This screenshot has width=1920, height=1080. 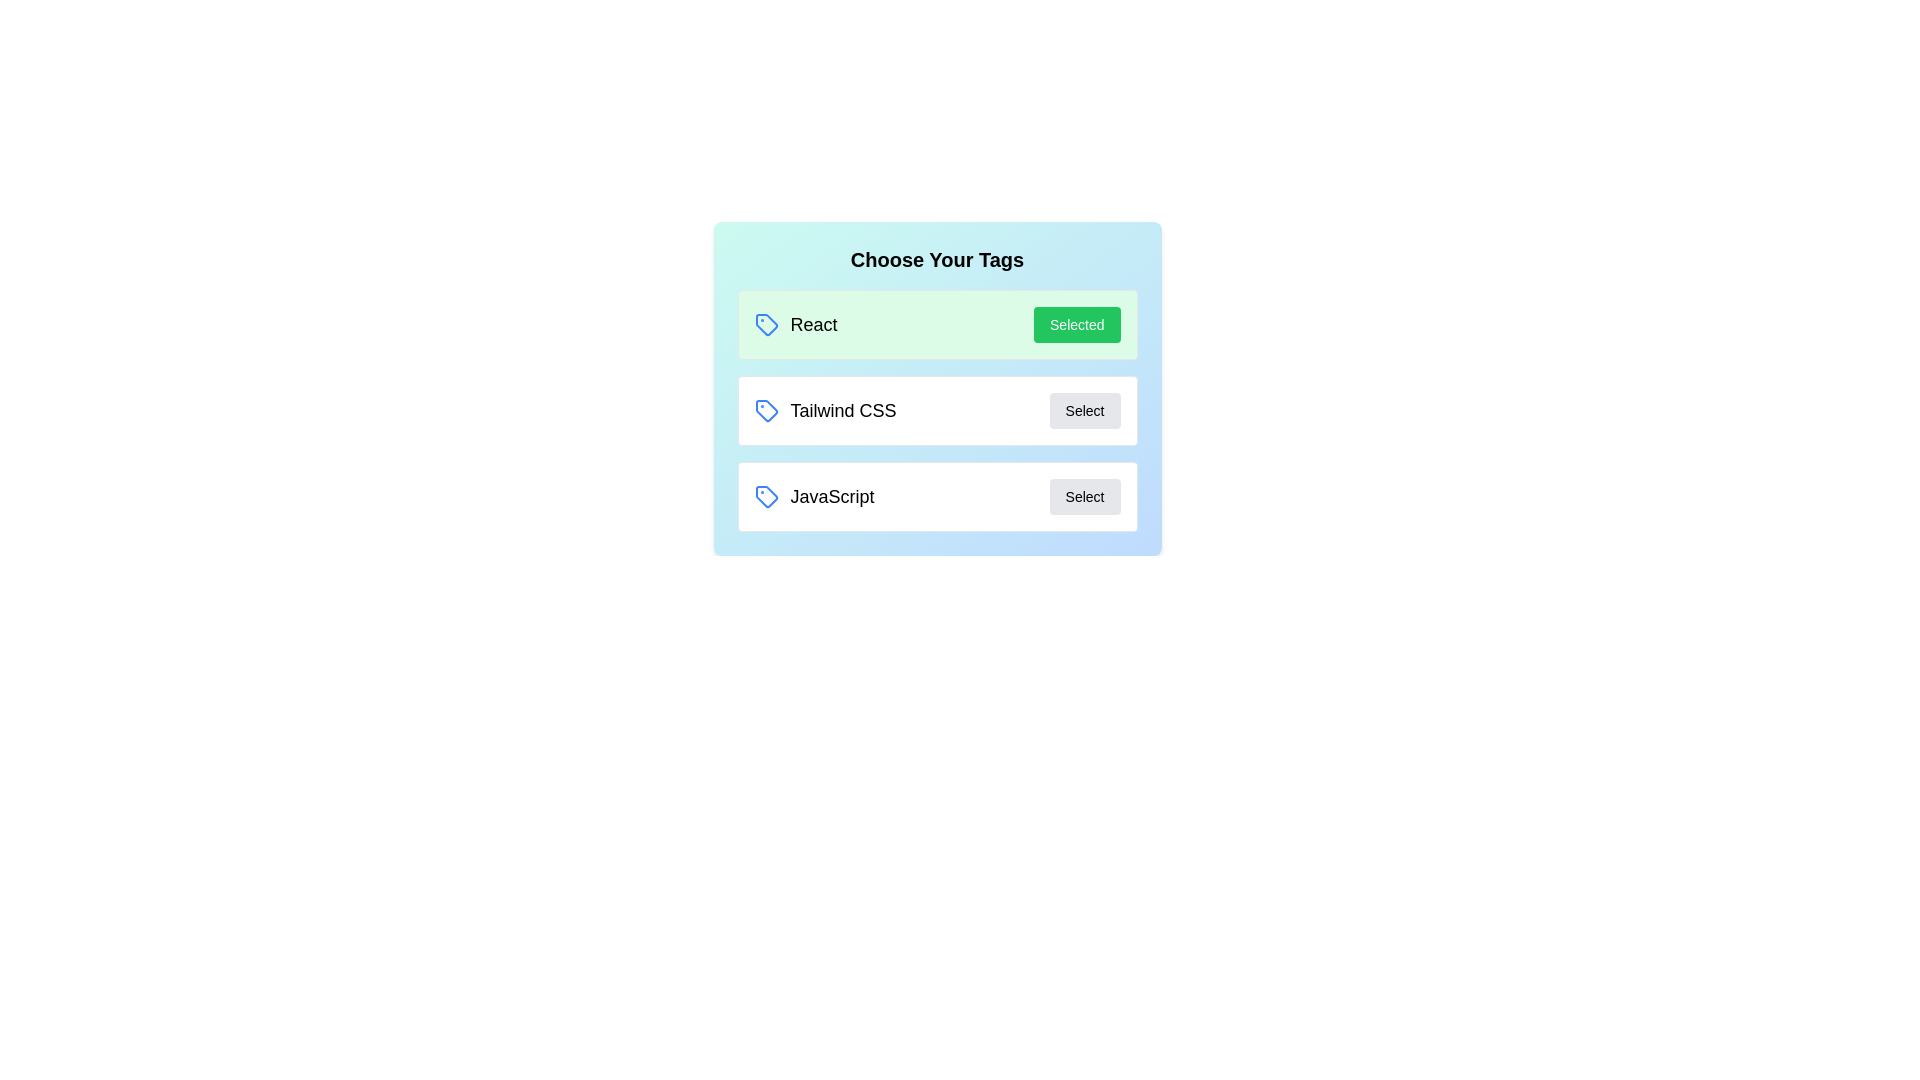 I want to click on button associated with the tag JavaScript to toggle its selection state, so click(x=1083, y=496).